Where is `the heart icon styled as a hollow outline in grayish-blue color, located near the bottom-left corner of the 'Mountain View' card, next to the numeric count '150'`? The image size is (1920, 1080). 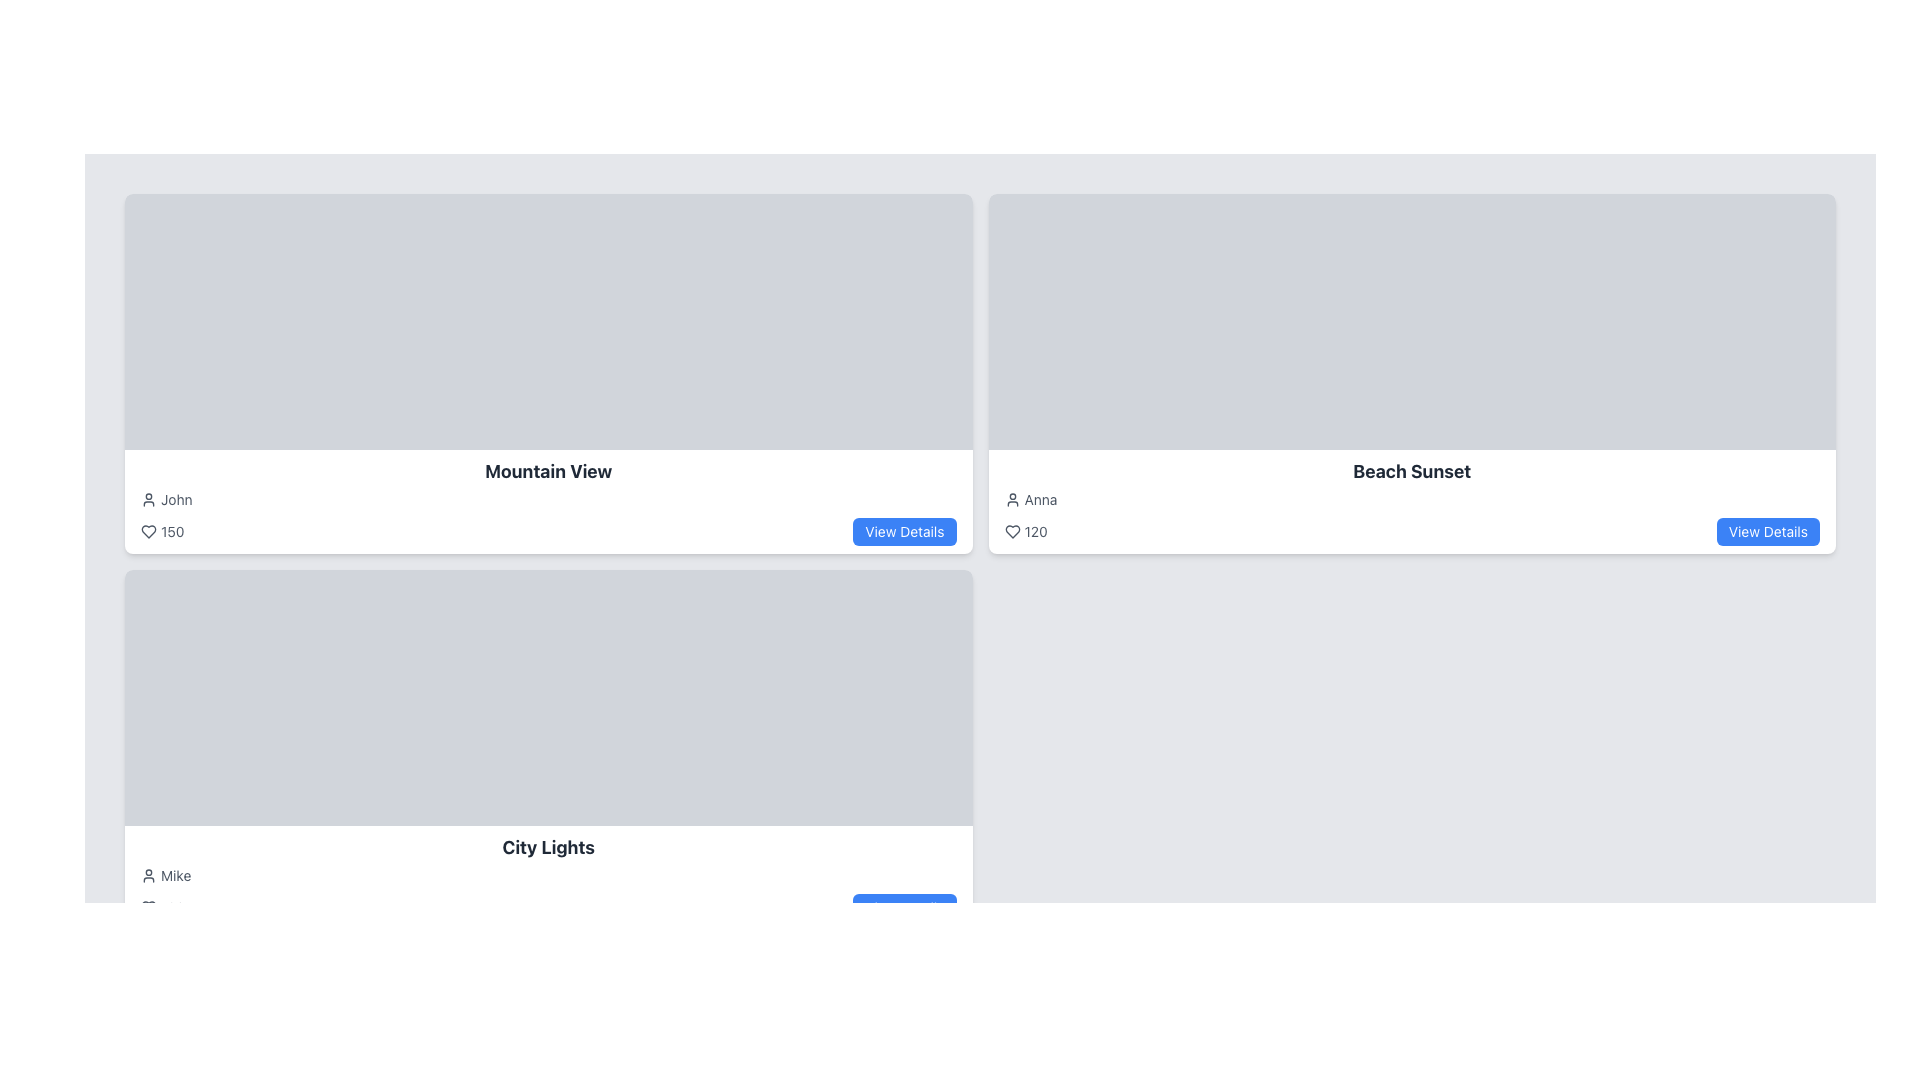 the heart icon styled as a hollow outline in grayish-blue color, located near the bottom-left corner of the 'Mountain View' card, next to the numeric count '150' is located at coordinates (147, 531).